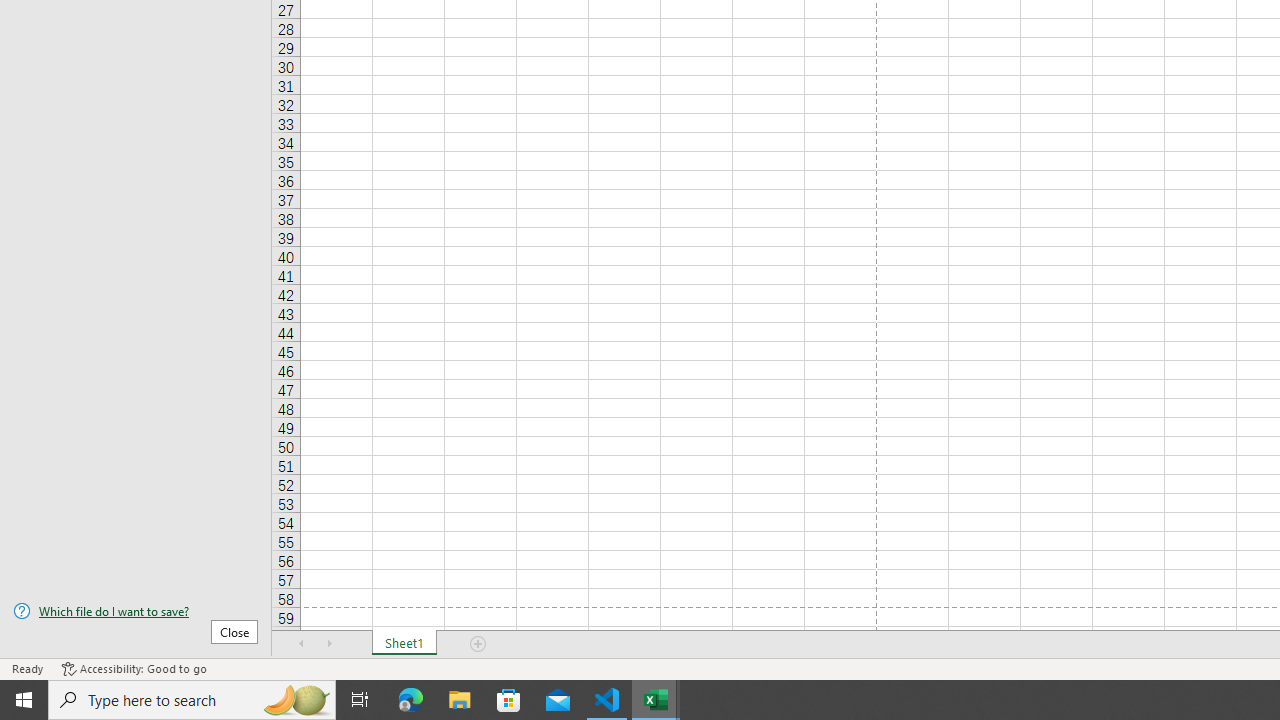 The width and height of the screenshot is (1280, 720). I want to click on 'Type here to search', so click(192, 698).